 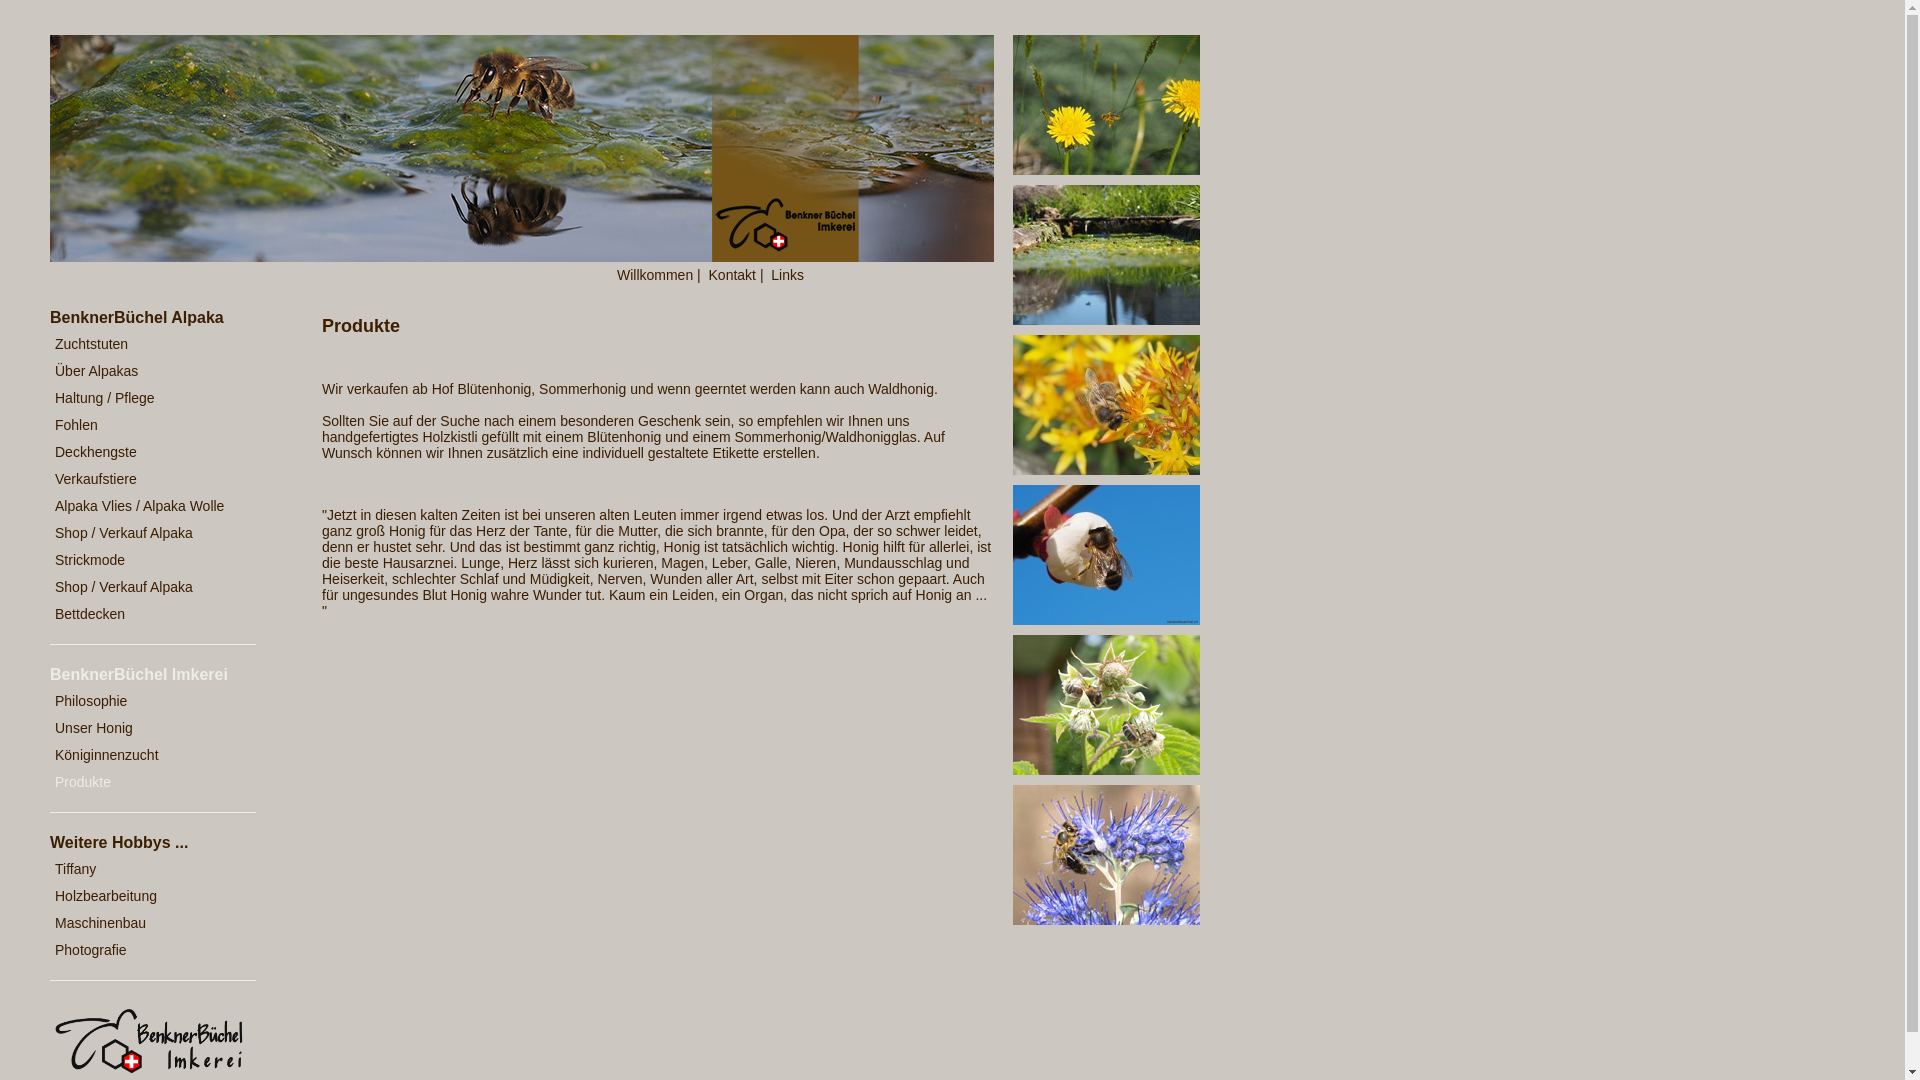 I want to click on 'Unser Honig', so click(x=143, y=728).